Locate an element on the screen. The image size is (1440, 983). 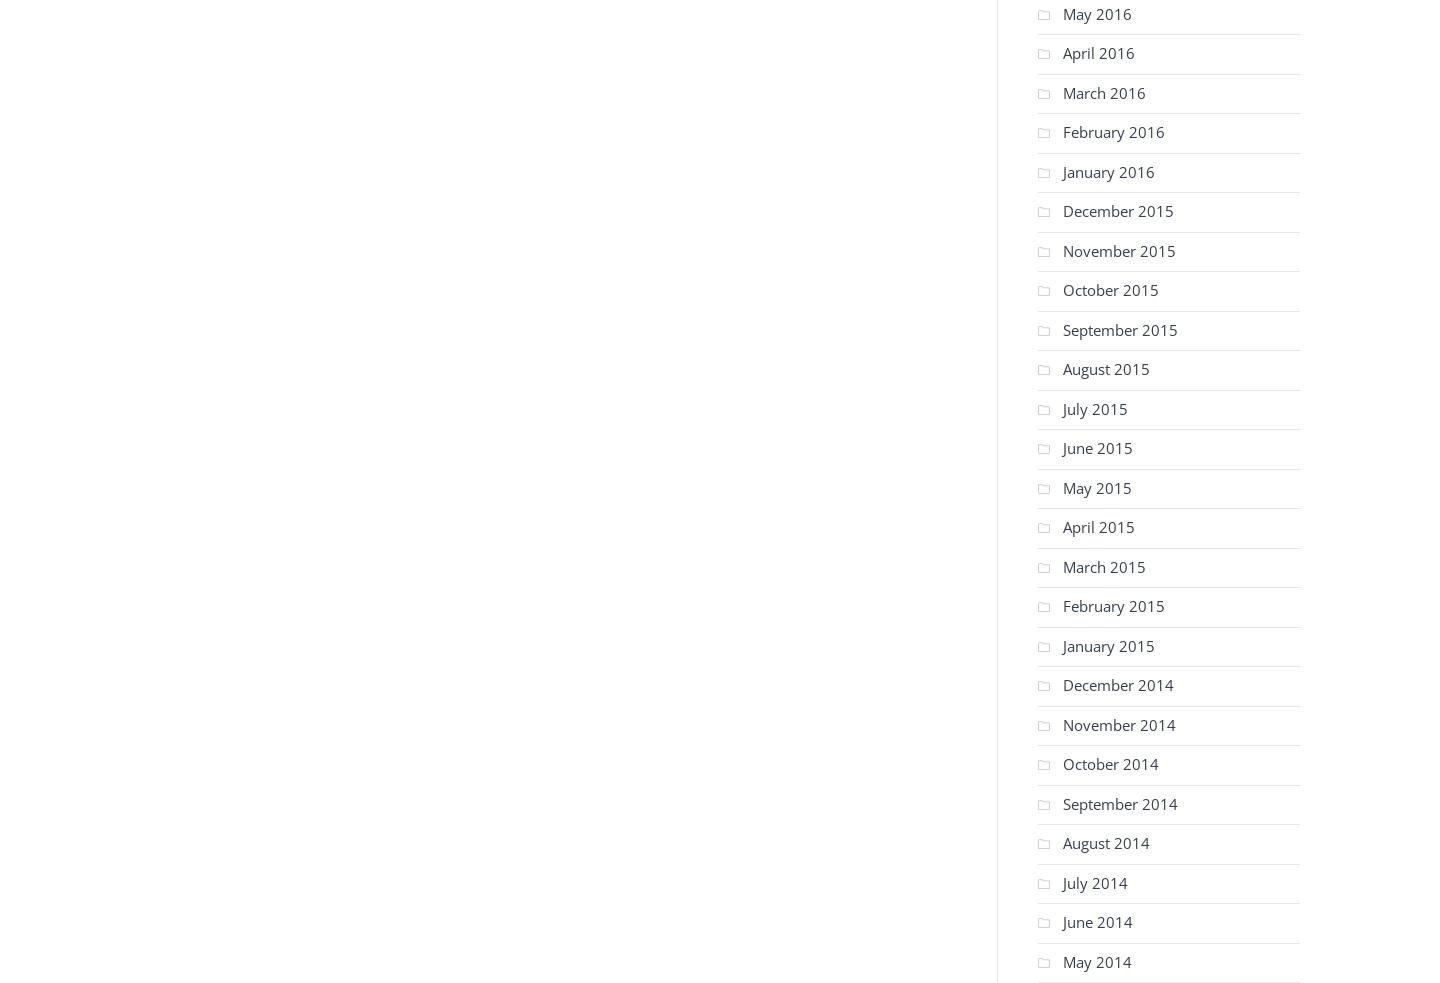
'July 2014' is located at coordinates (1094, 882).